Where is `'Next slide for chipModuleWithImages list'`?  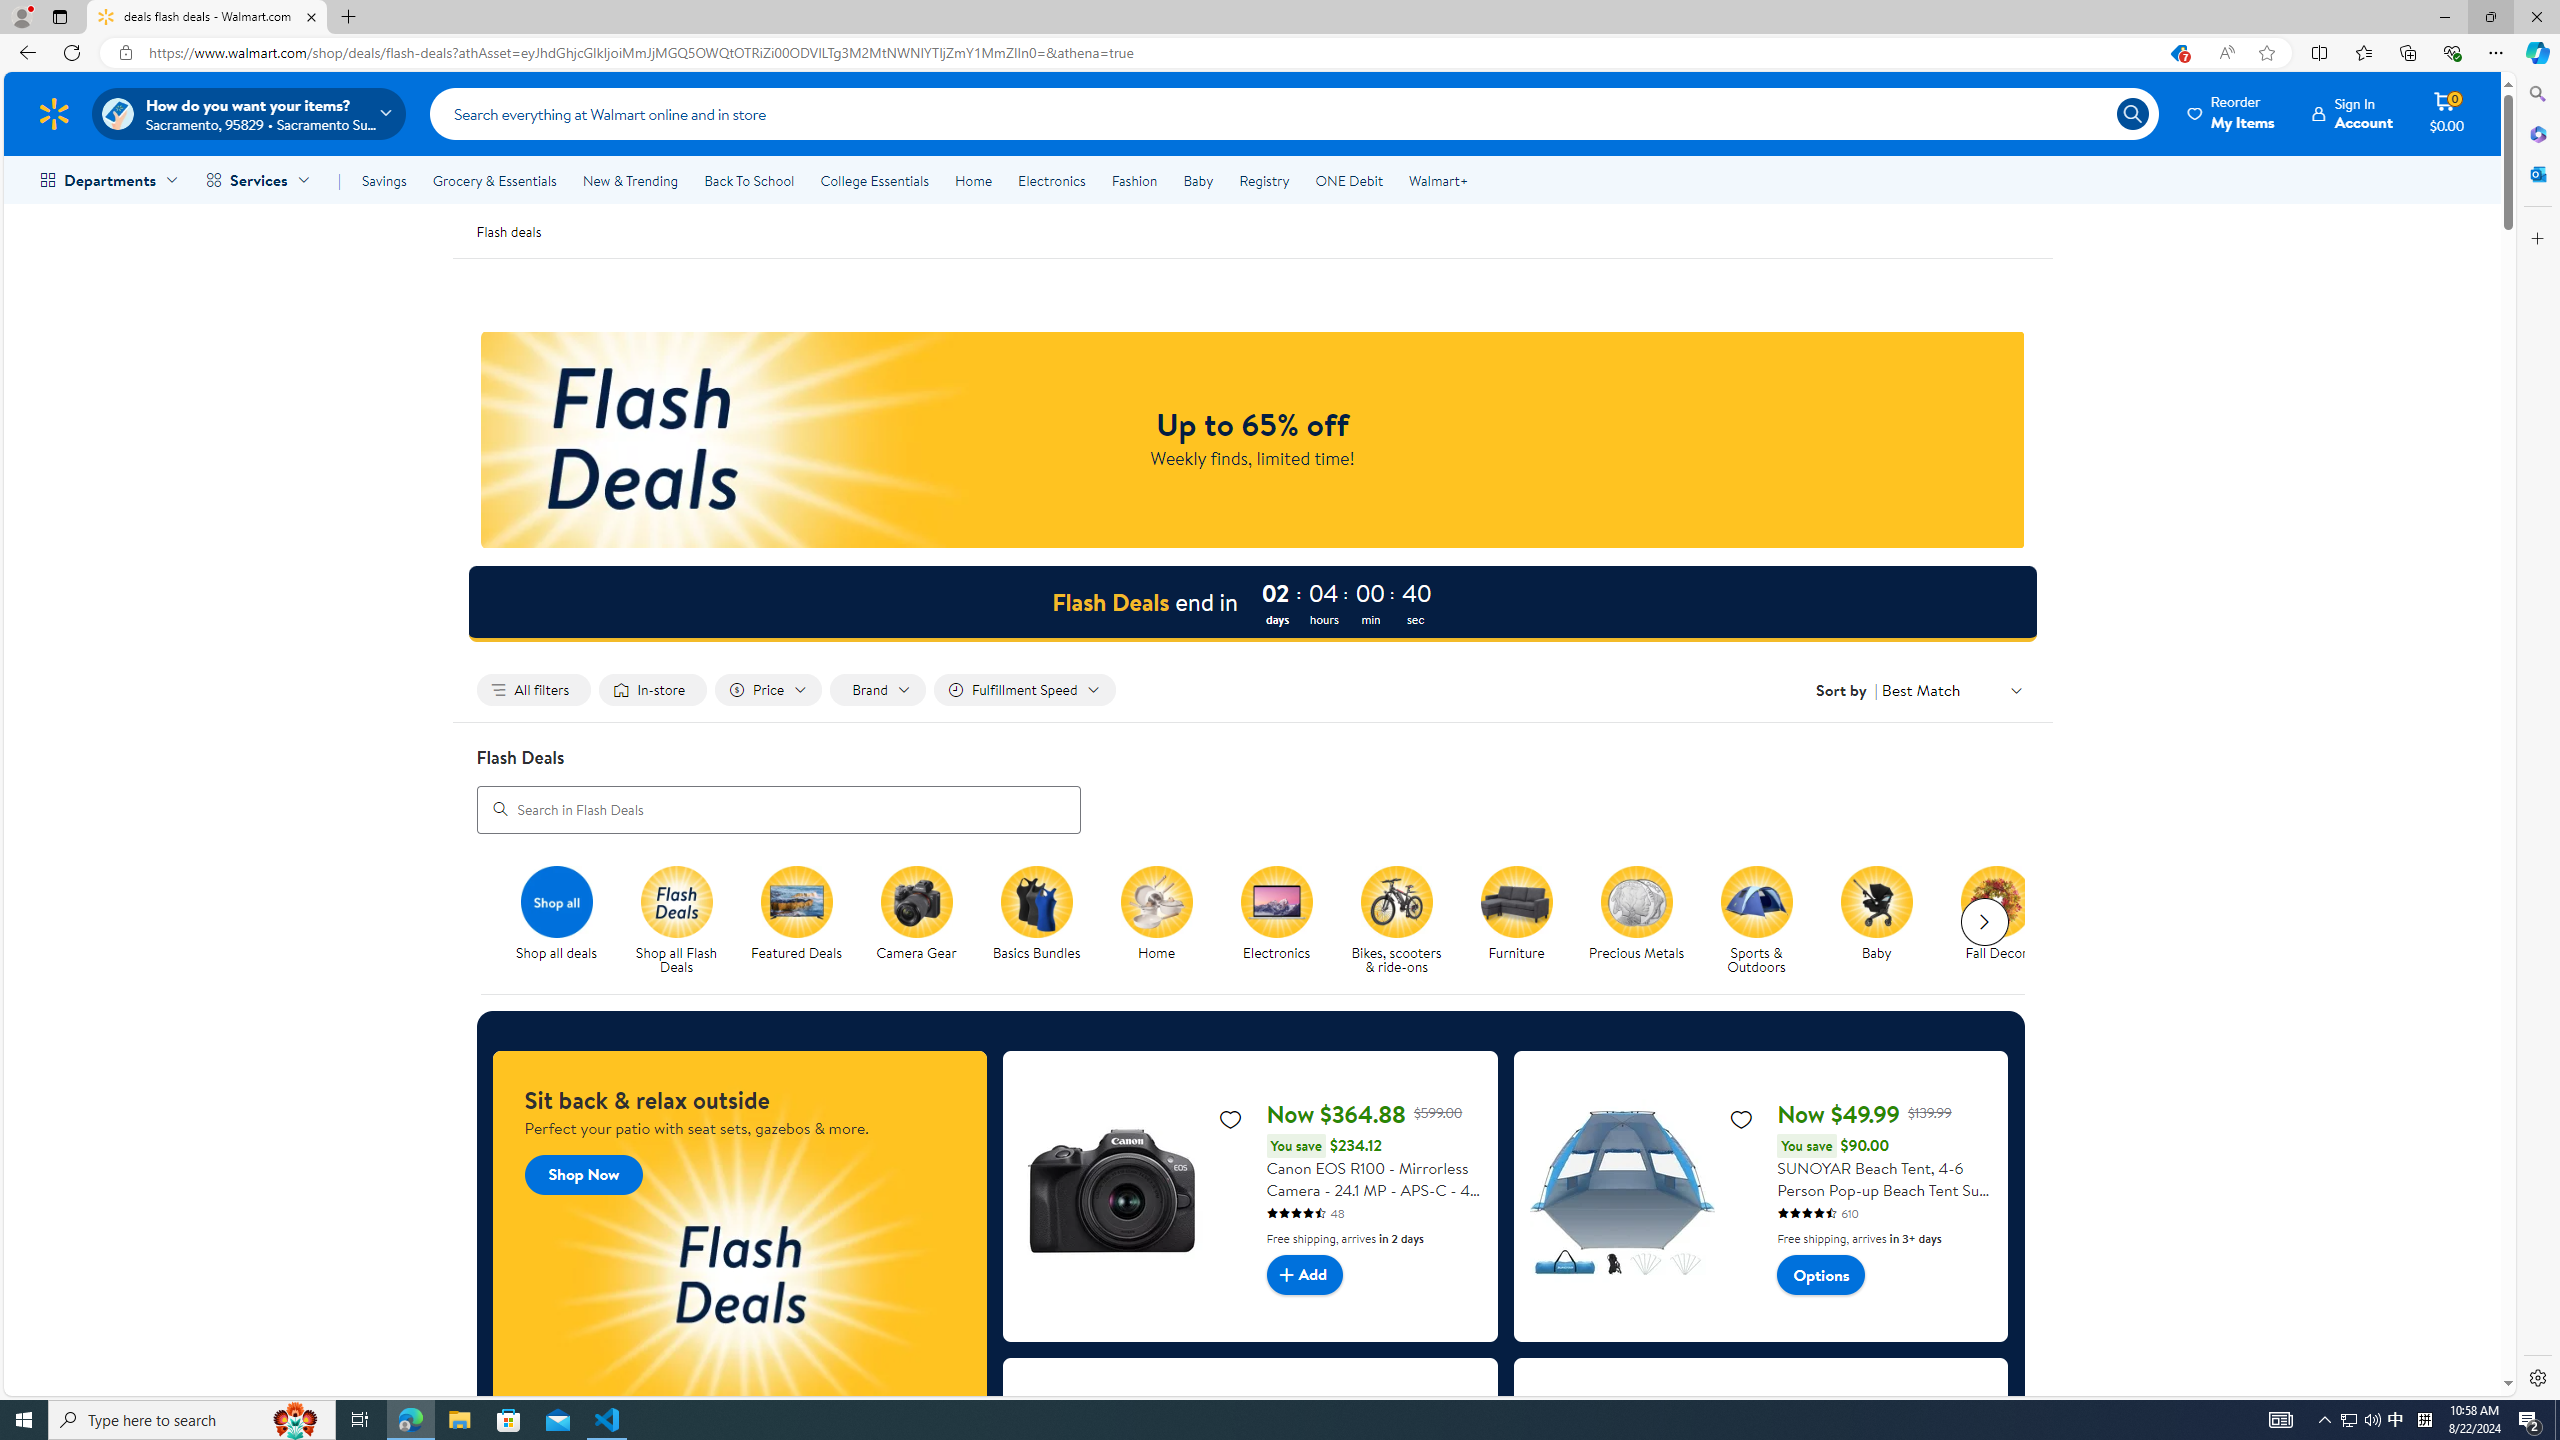 'Next slide for chipModuleWithImages list' is located at coordinates (1985, 920).